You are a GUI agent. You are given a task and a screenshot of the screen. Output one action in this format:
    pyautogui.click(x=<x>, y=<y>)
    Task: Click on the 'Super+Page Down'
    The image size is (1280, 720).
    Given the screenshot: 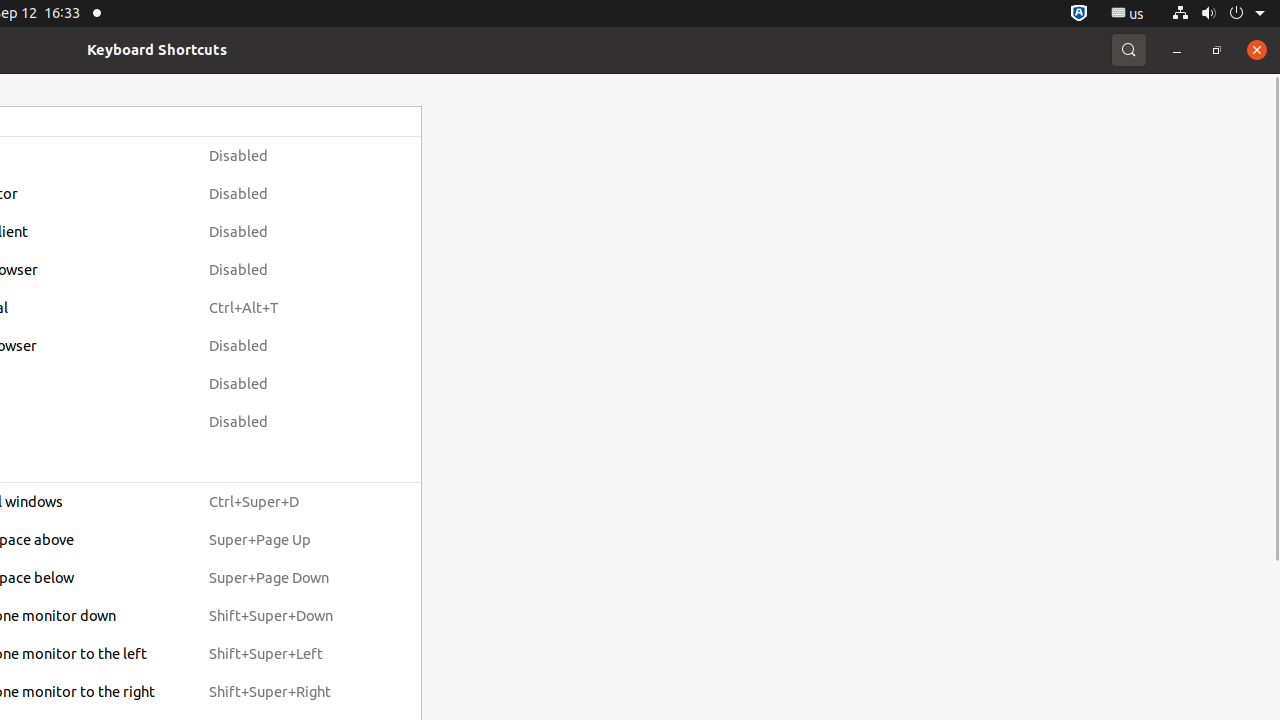 What is the action you would take?
    pyautogui.click(x=288, y=578)
    